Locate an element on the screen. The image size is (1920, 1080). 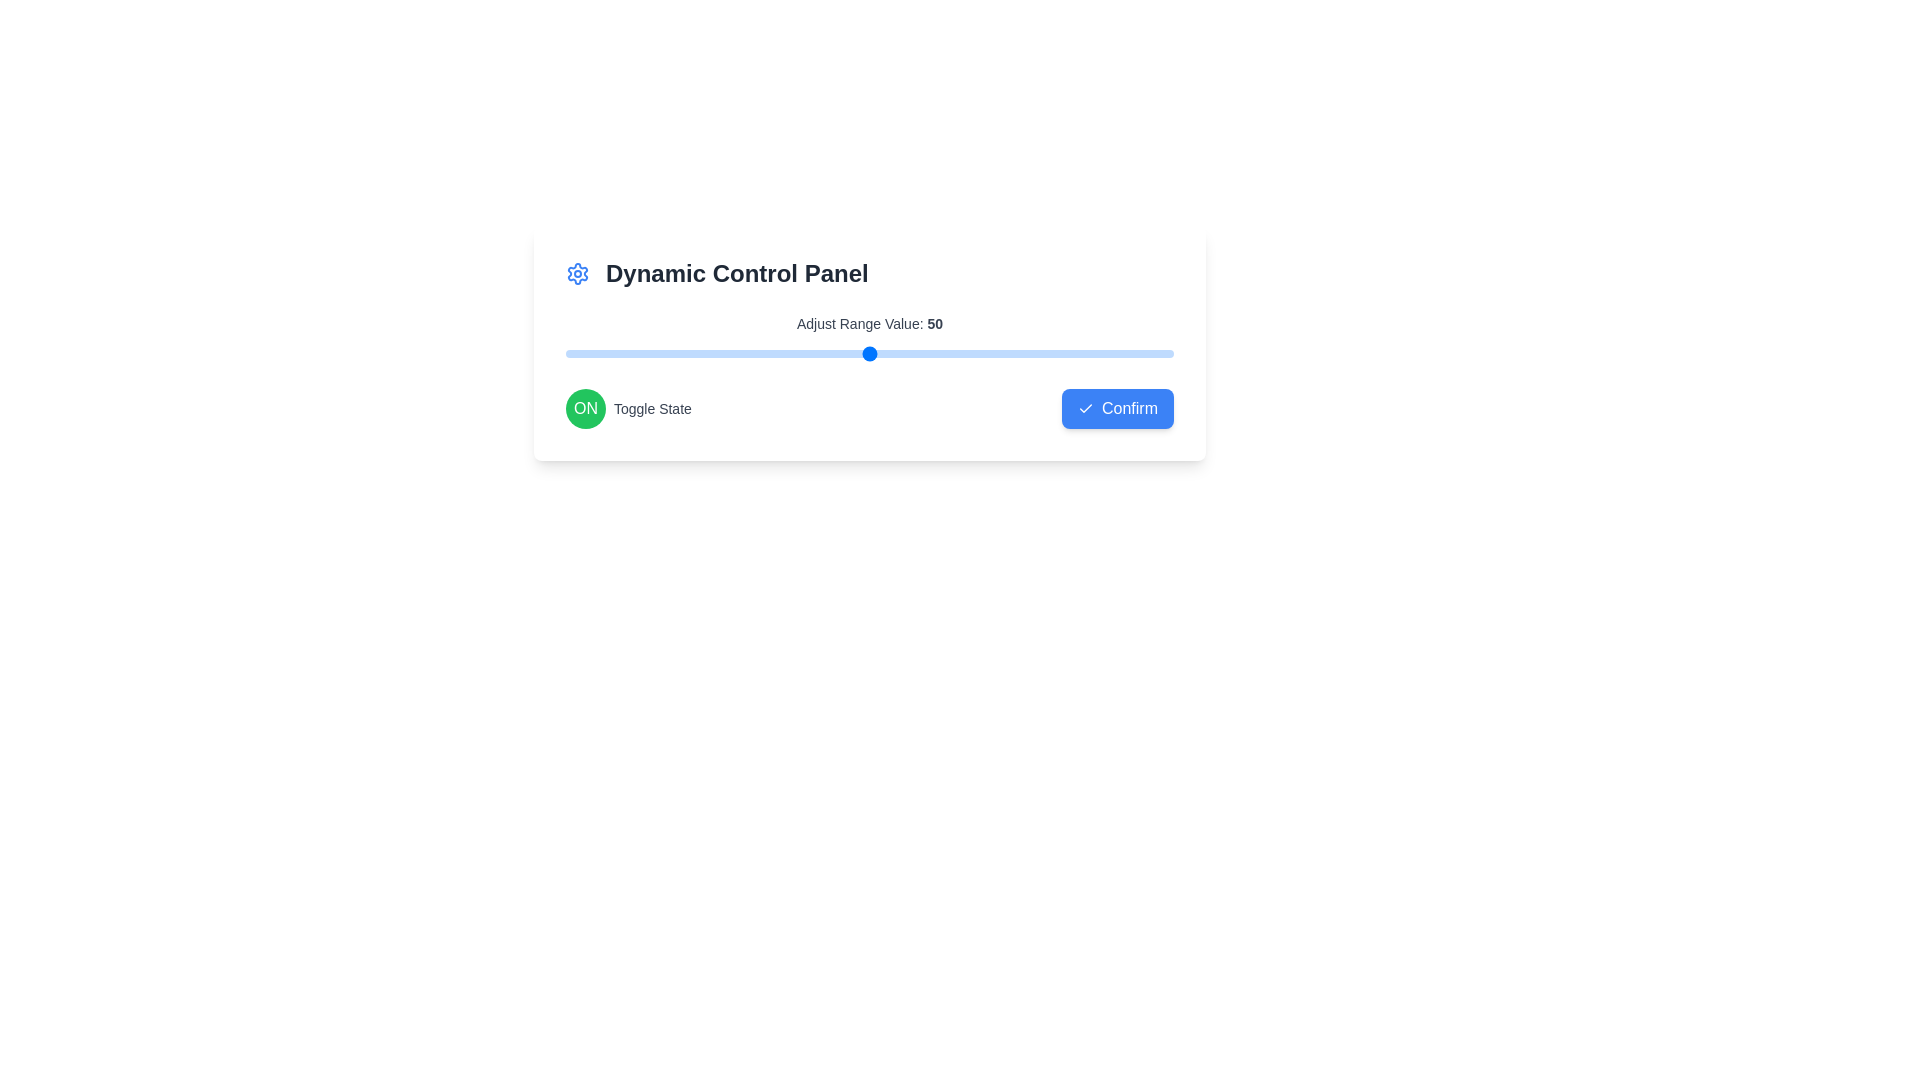
the blue Range slider located below the label 'Adjust Range Value: 50' in the 'Dynamic Control Panel' is located at coordinates (869, 353).